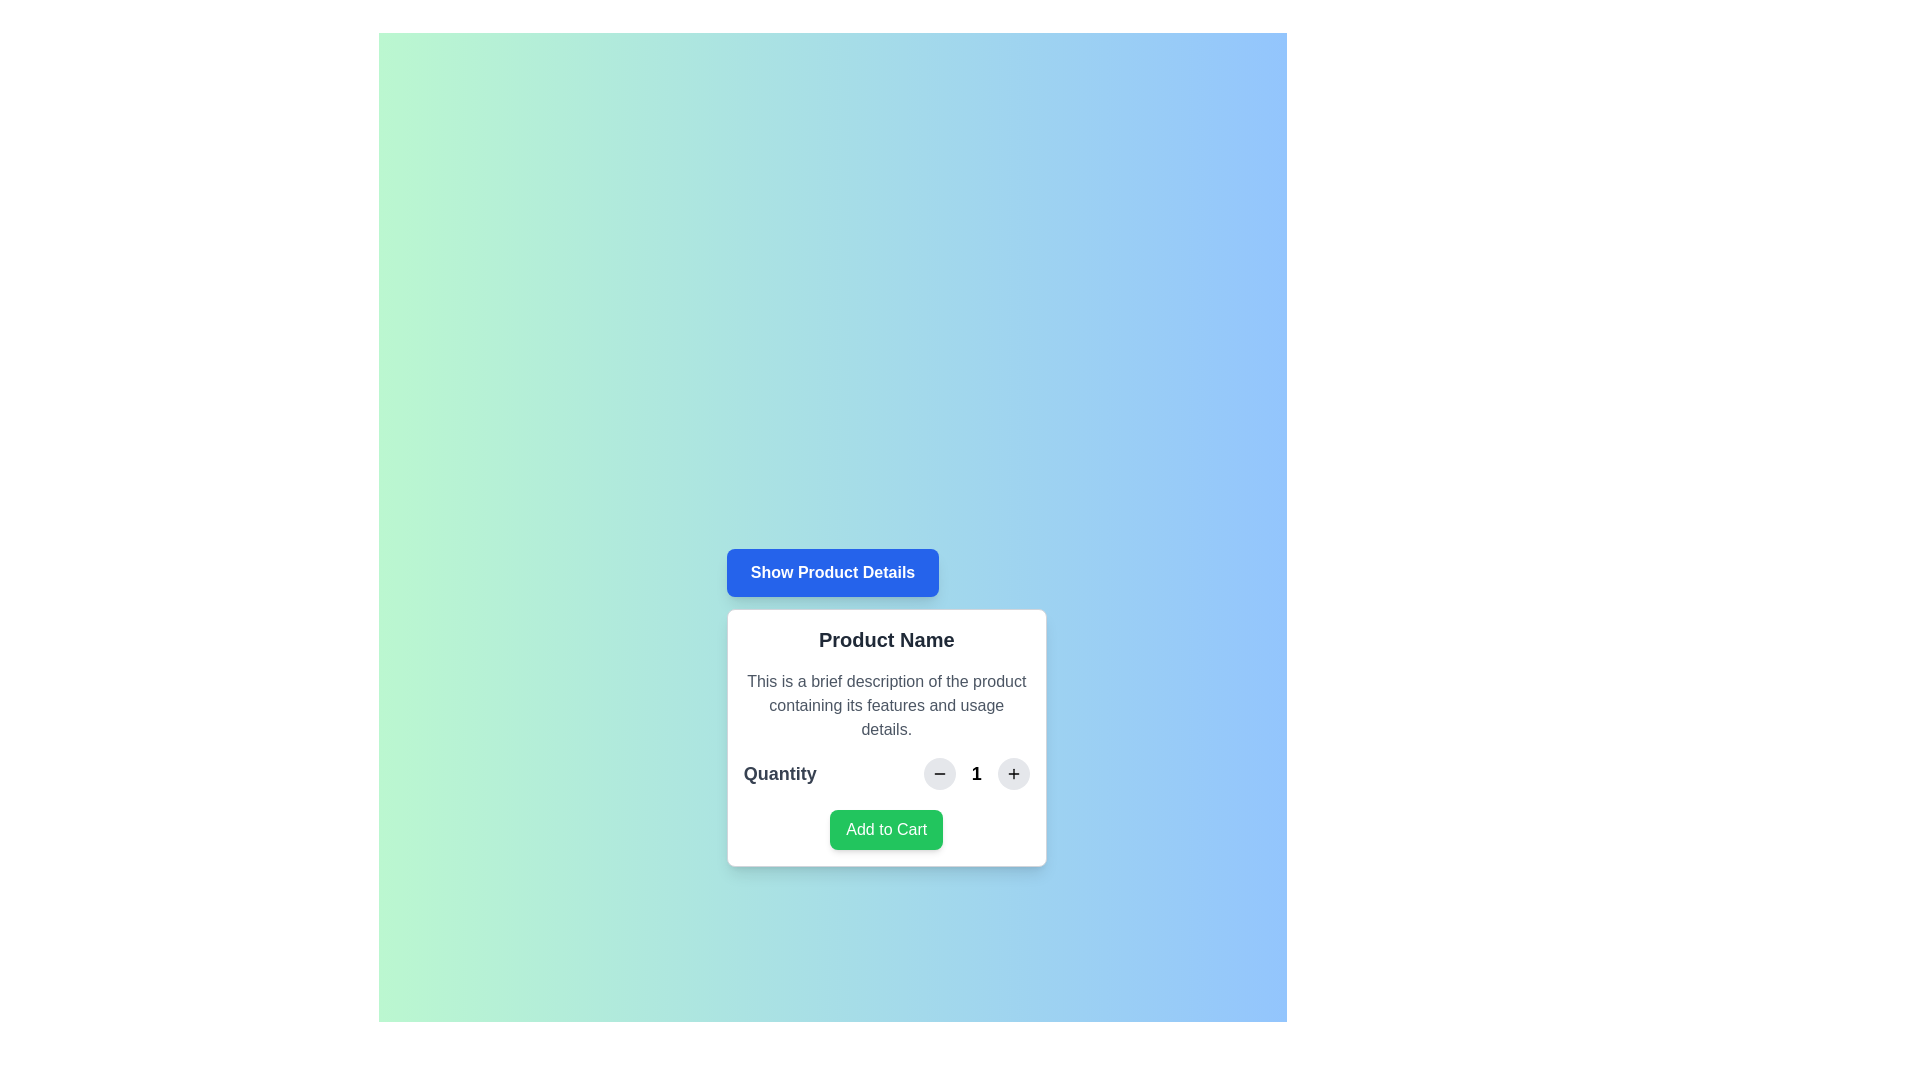 Image resolution: width=1920 pixels, height=1080 pixels. I want to click on the circular decrement button with a light gray background and dark minus icon to decrease the value, so click(938, 773).